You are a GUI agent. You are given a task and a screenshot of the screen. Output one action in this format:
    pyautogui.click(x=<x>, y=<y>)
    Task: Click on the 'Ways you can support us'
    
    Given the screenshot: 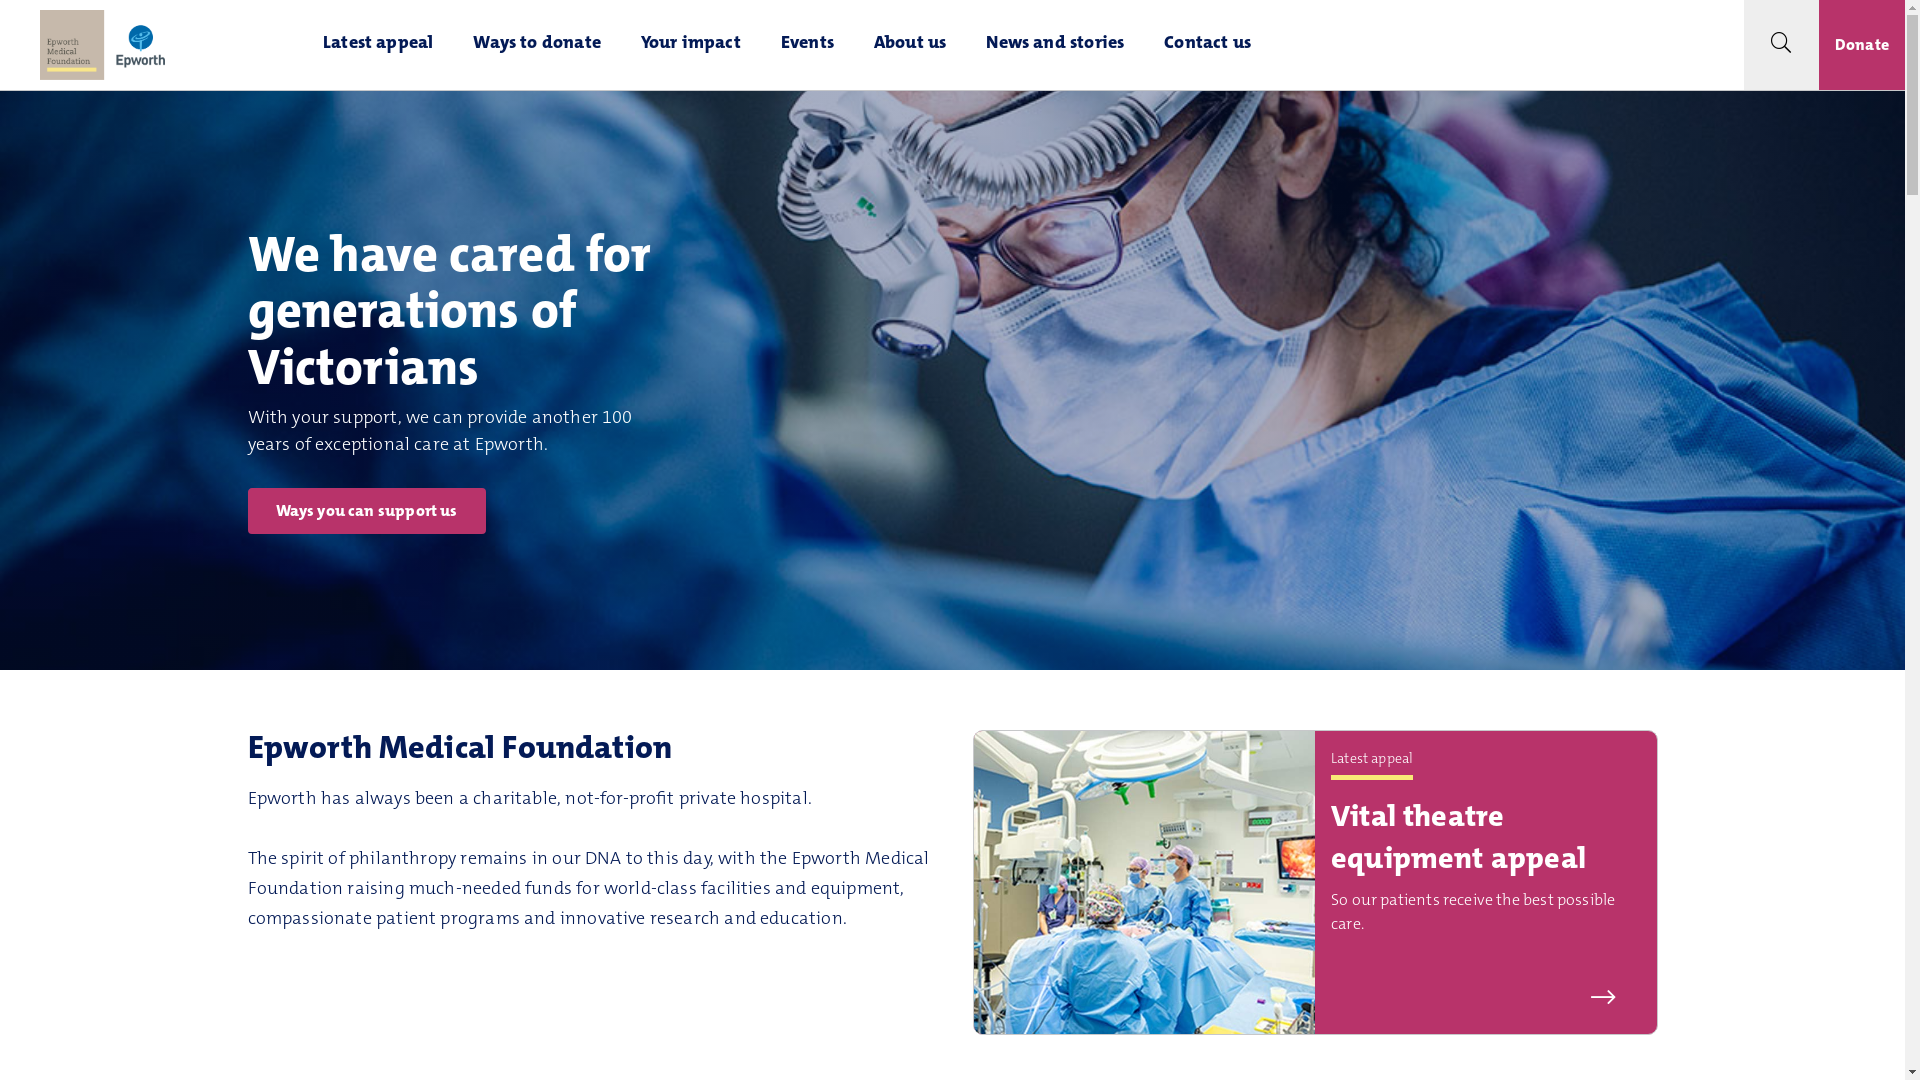 What is the action you would take?
    pyautogui.click(x=247, y=509)
    